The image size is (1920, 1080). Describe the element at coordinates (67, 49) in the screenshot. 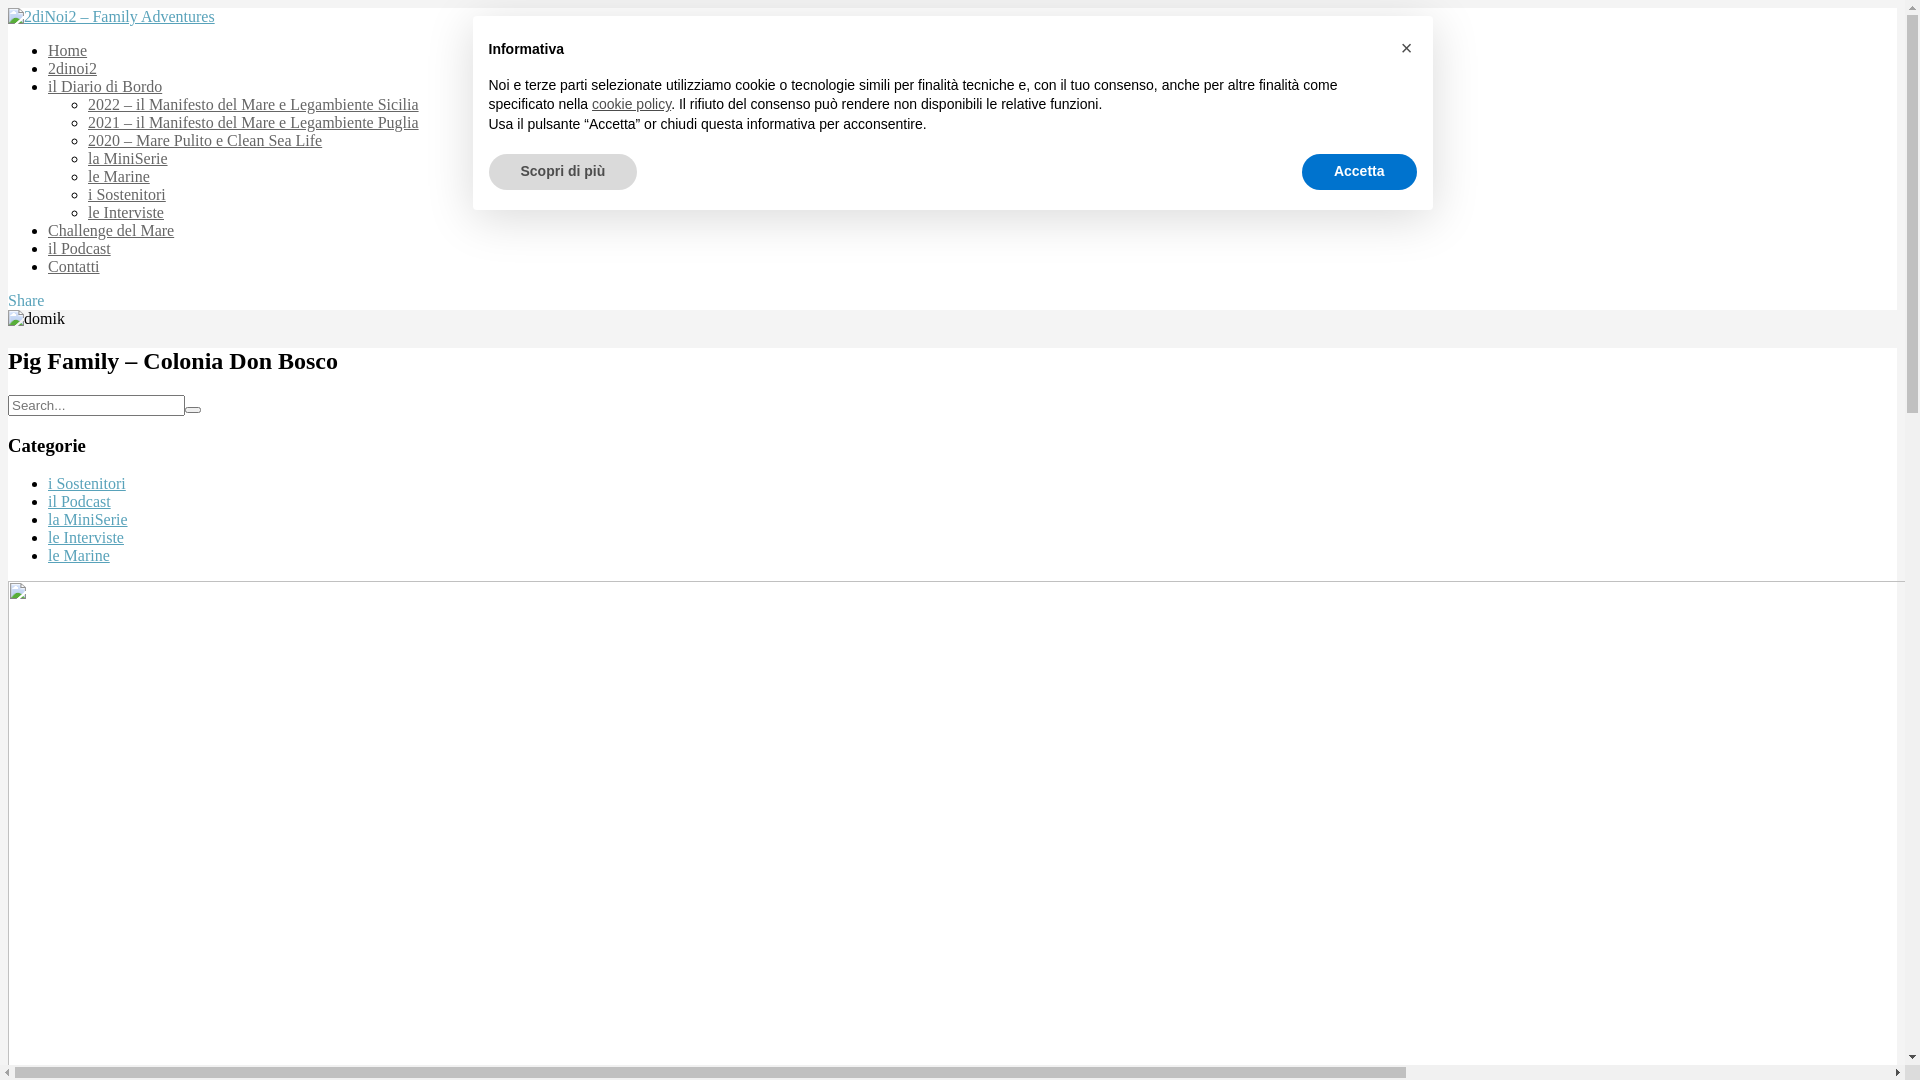

I see `'Home'` at that location.